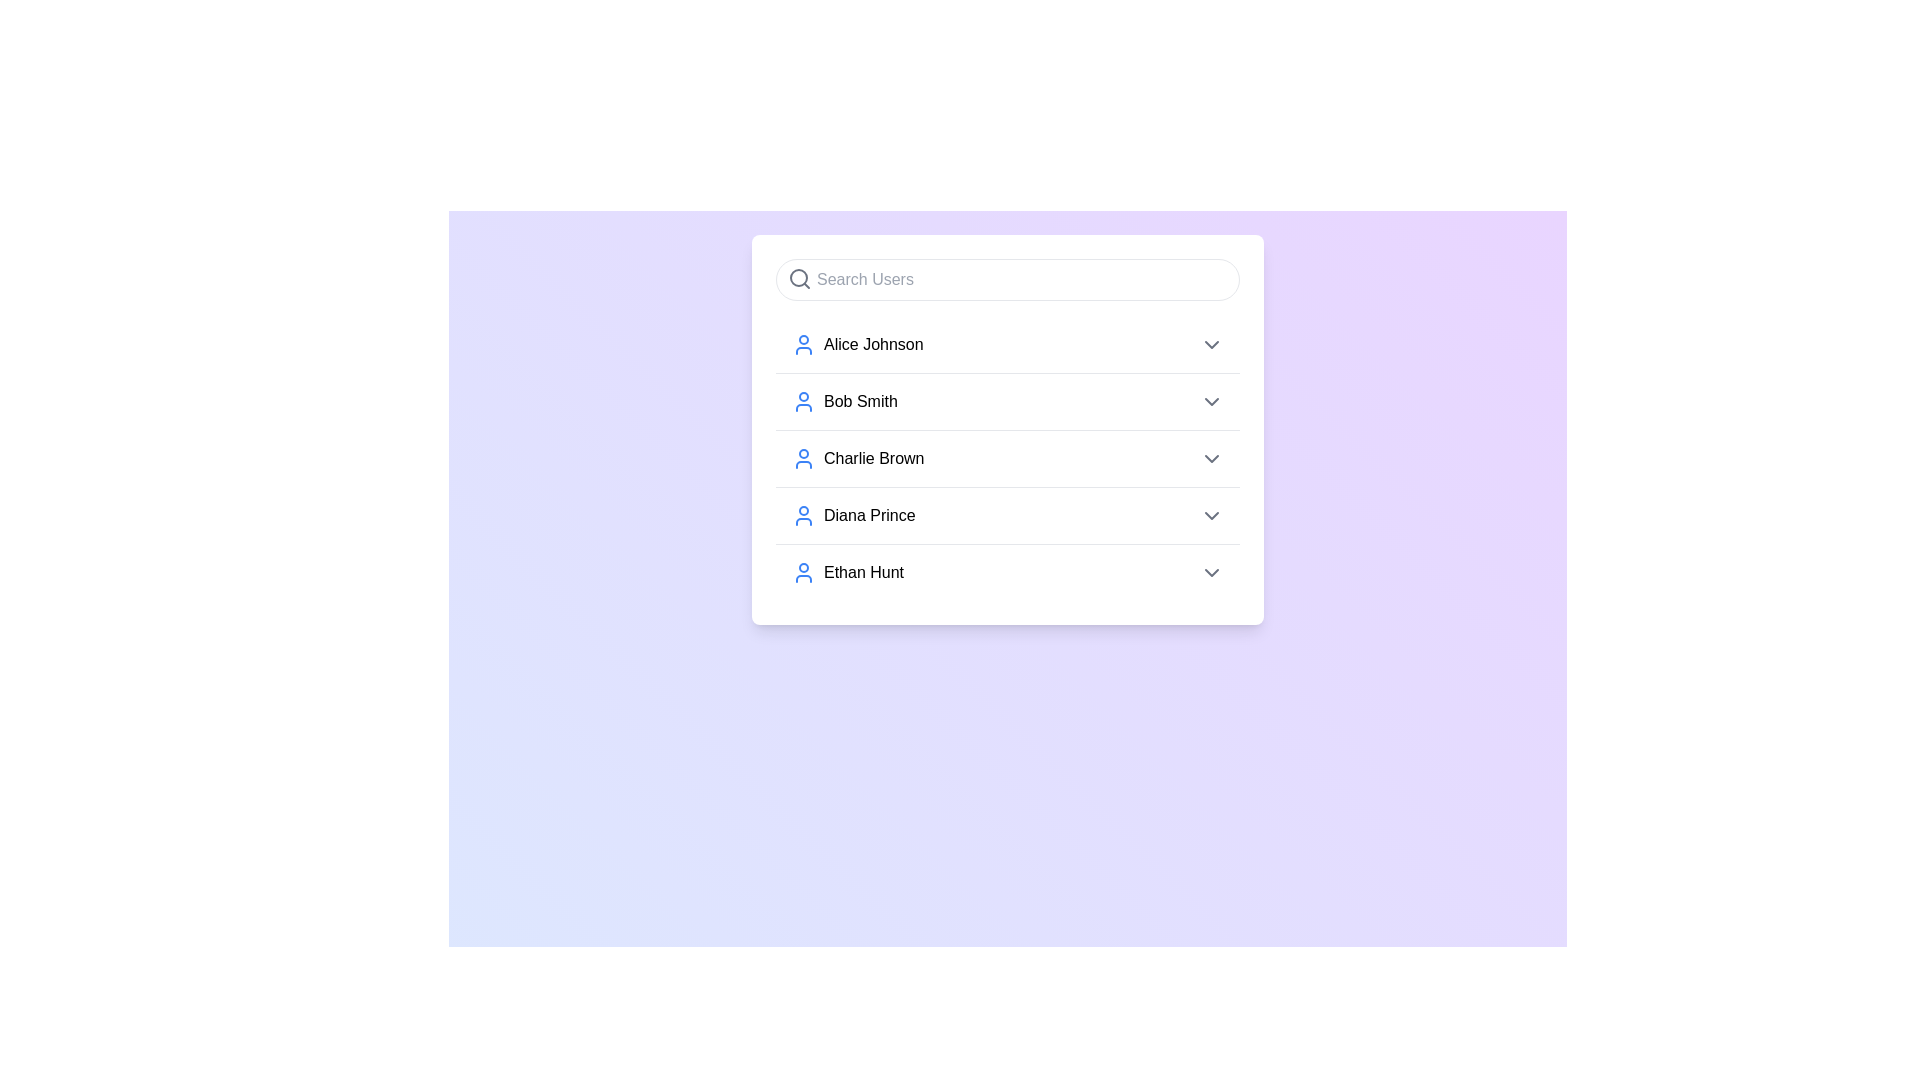  I want to click on the text label displaying 'Diana Prince', which is the fourth item in the user list, located between a user icon on the left and a downwards-pointing arrow on the right, so click(869, 515).